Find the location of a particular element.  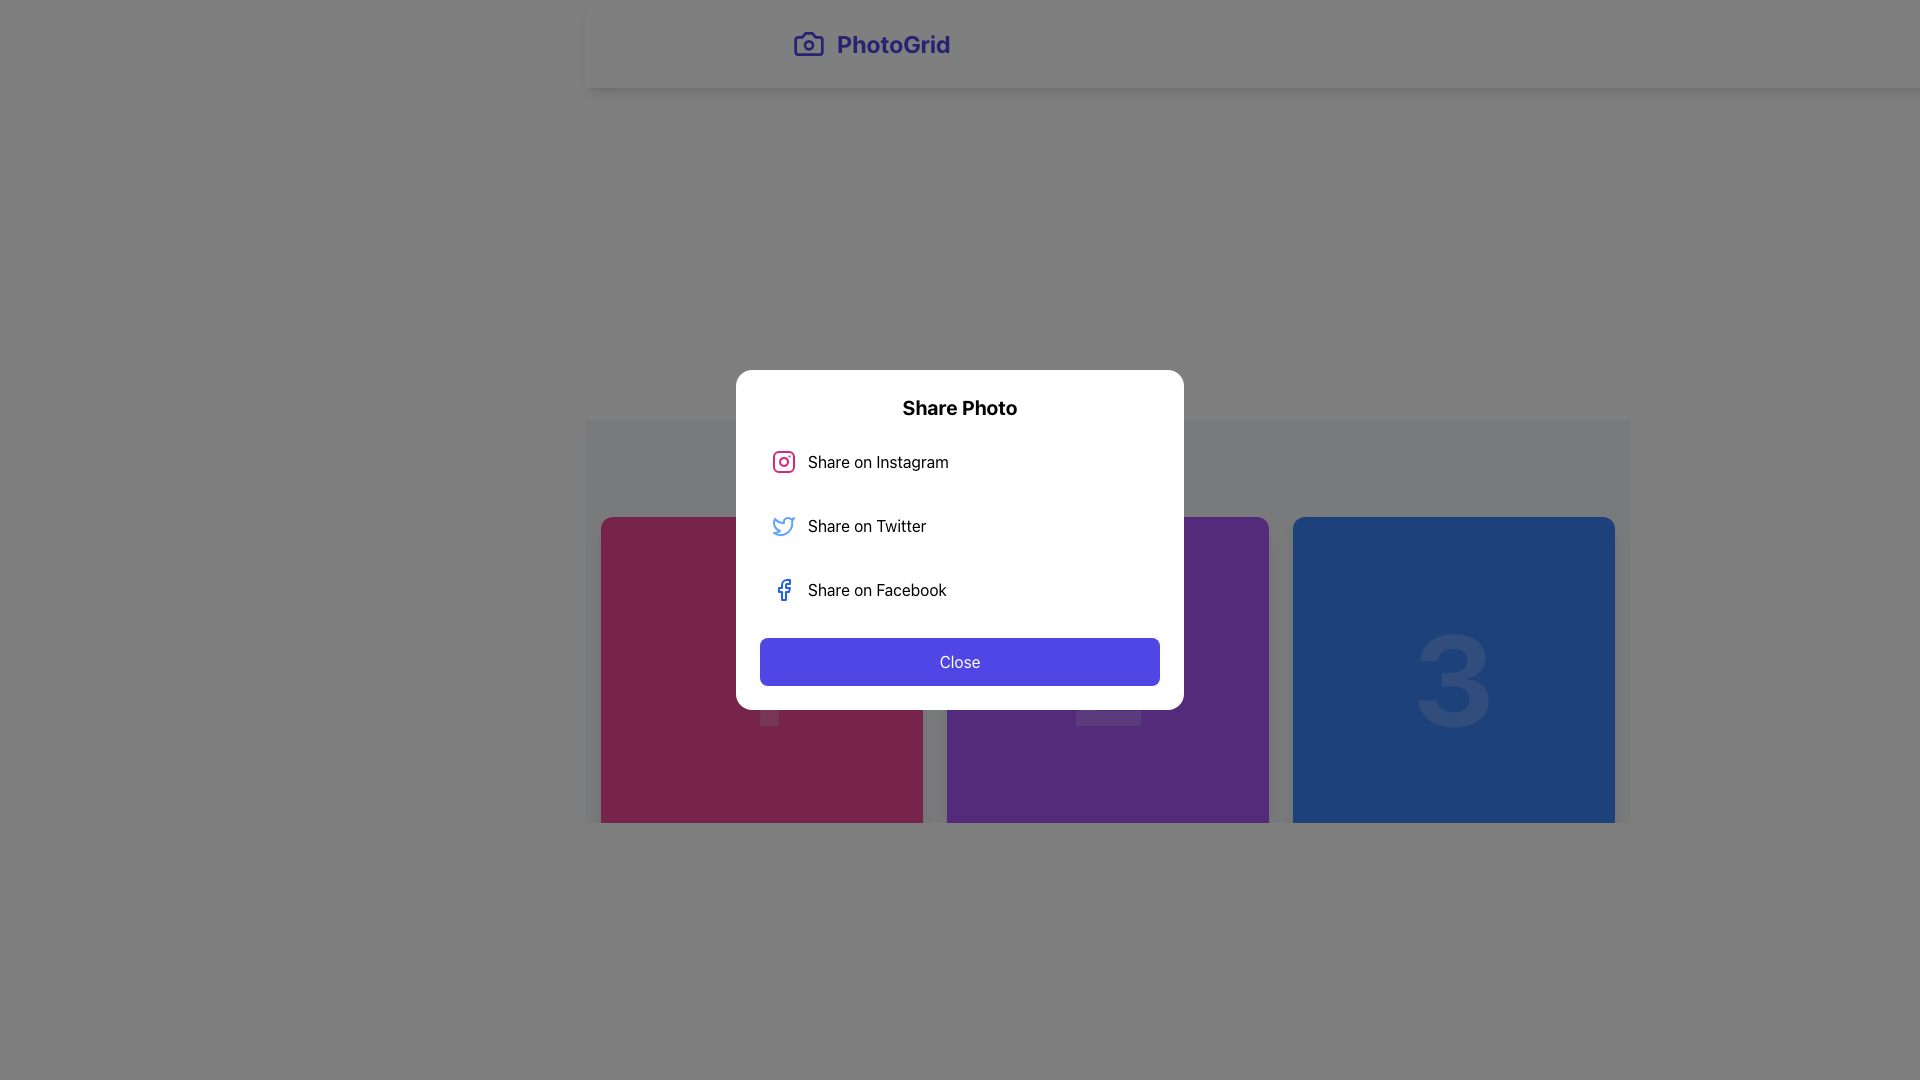

the square grid item labeled '3' is located at coordinates (1454, 677).